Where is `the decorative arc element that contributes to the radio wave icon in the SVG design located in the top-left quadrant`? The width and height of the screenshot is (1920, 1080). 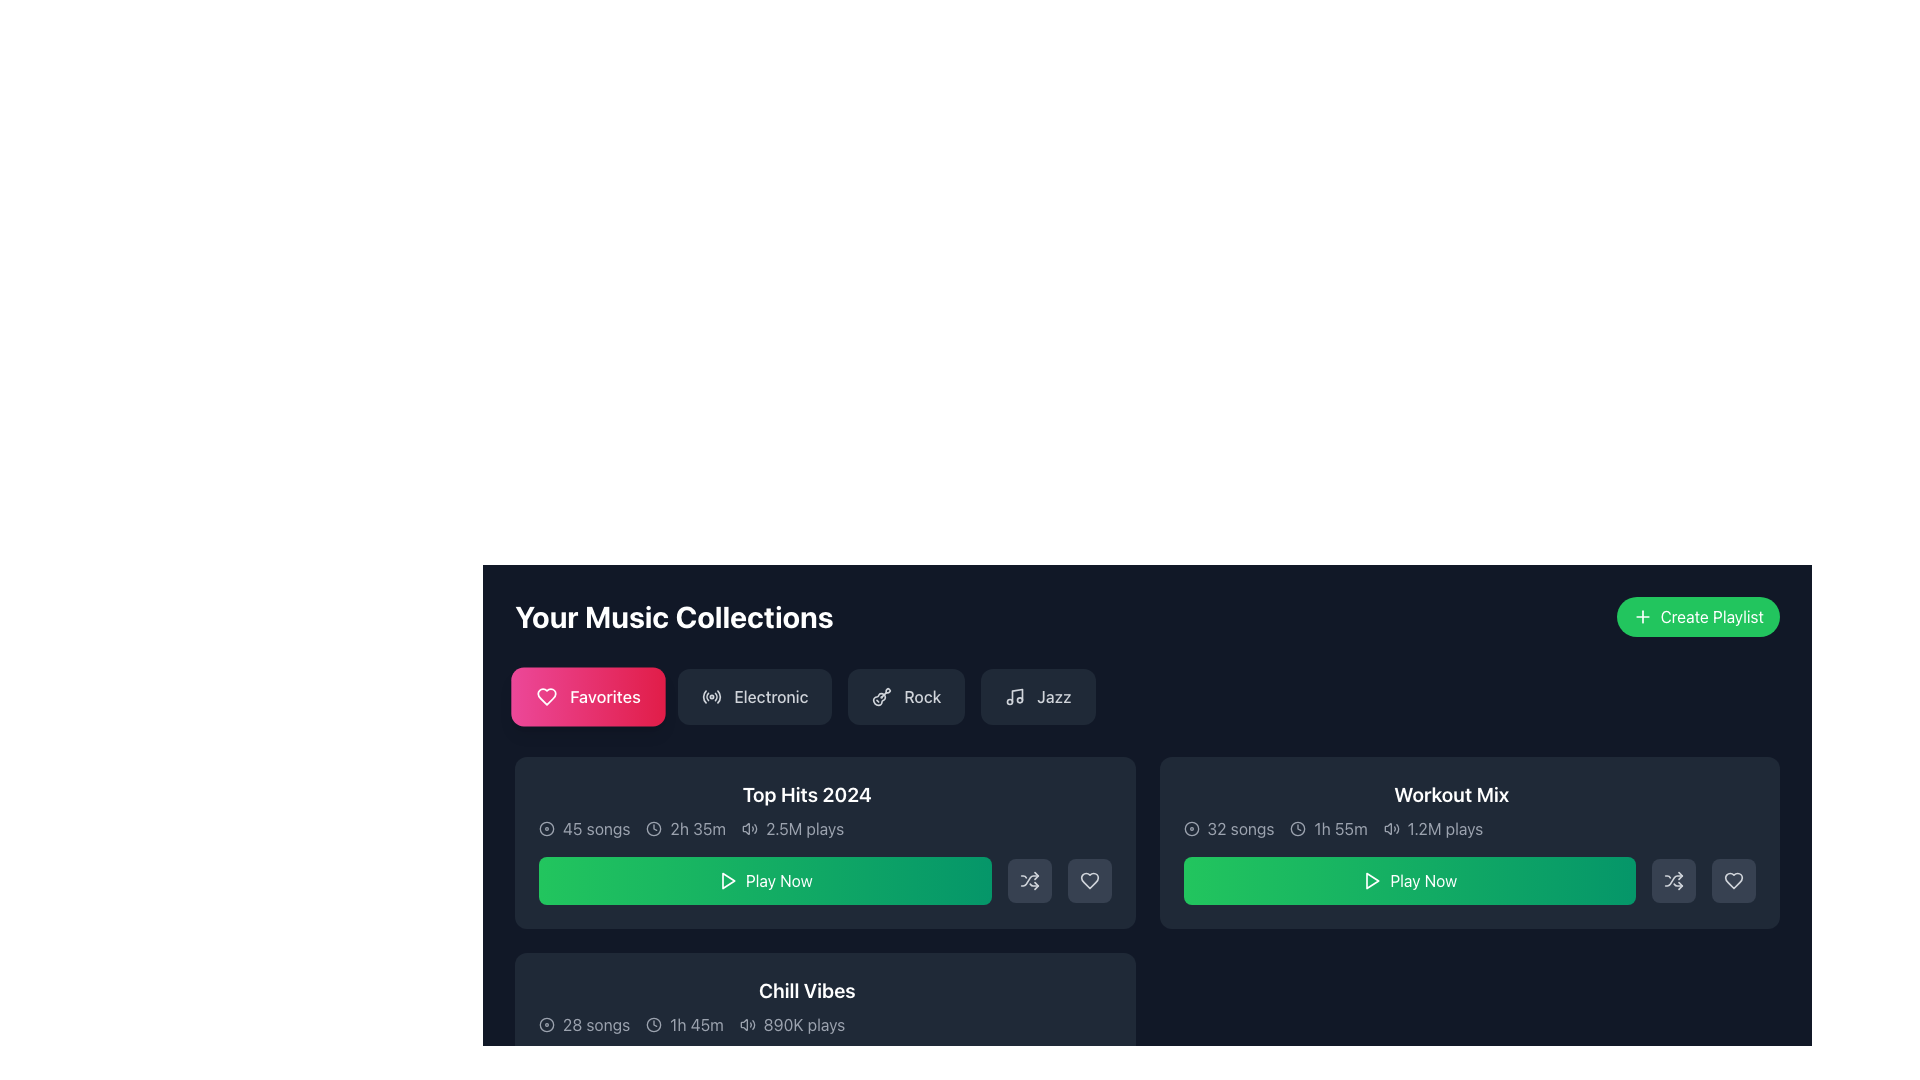
the decorative arc element that contributes to the radio wave icon in the SVG design located in the top-left quadrant is located at coordinates (705, 696).